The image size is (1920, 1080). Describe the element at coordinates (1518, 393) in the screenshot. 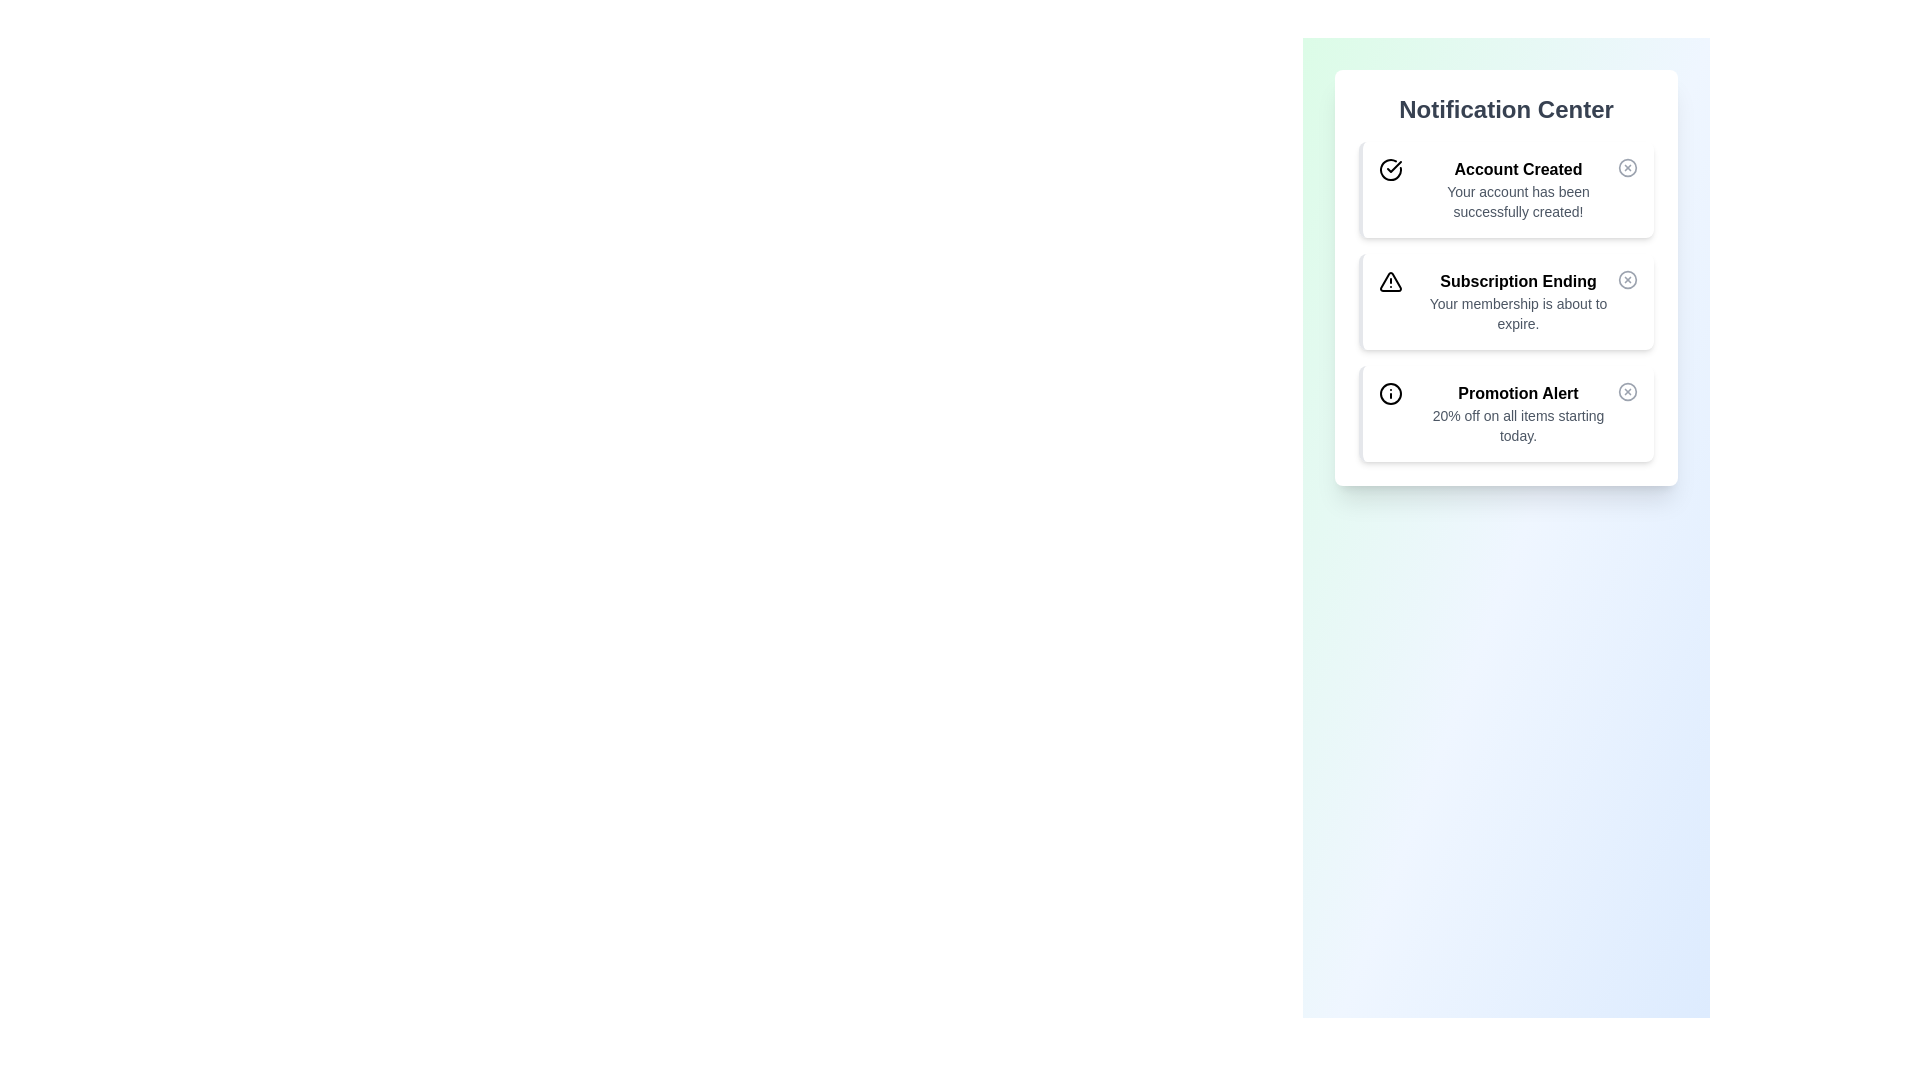

I see `text from the bold and prominent 'Promotion Alert' label located in the Notification Center panel` at that location.